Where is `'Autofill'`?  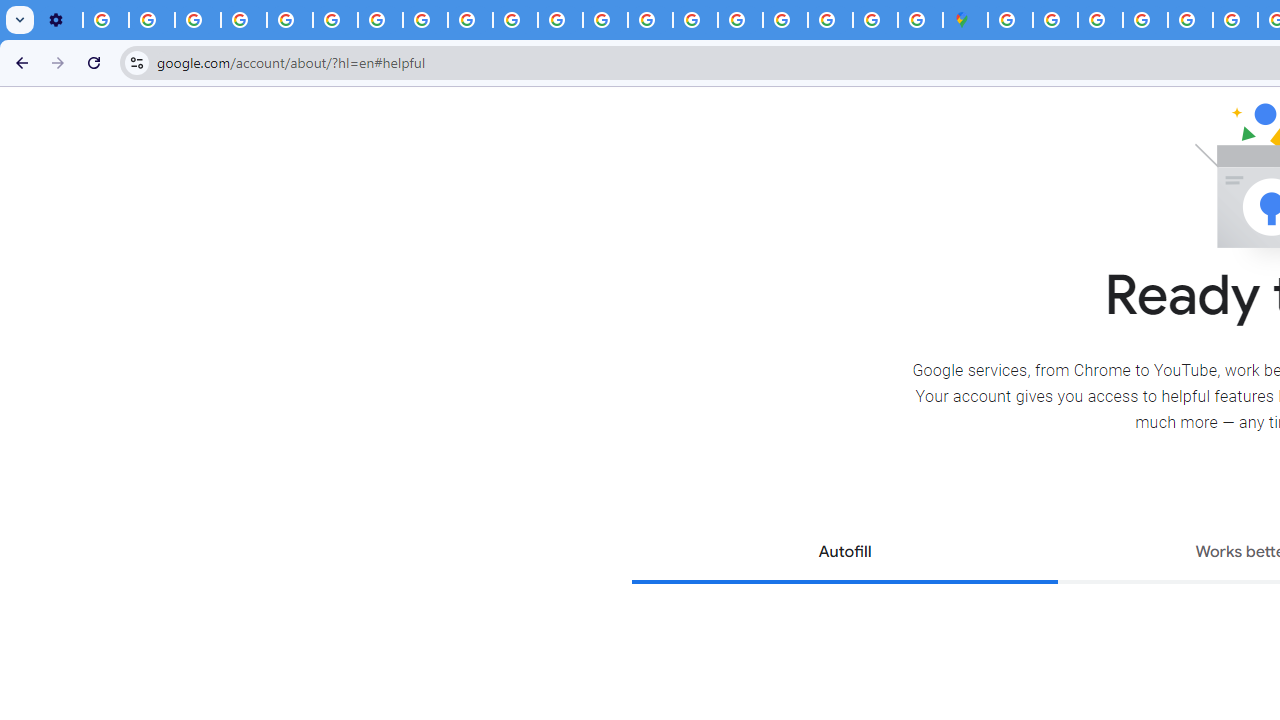 'Autofill' is located at coordinates (844, 554).